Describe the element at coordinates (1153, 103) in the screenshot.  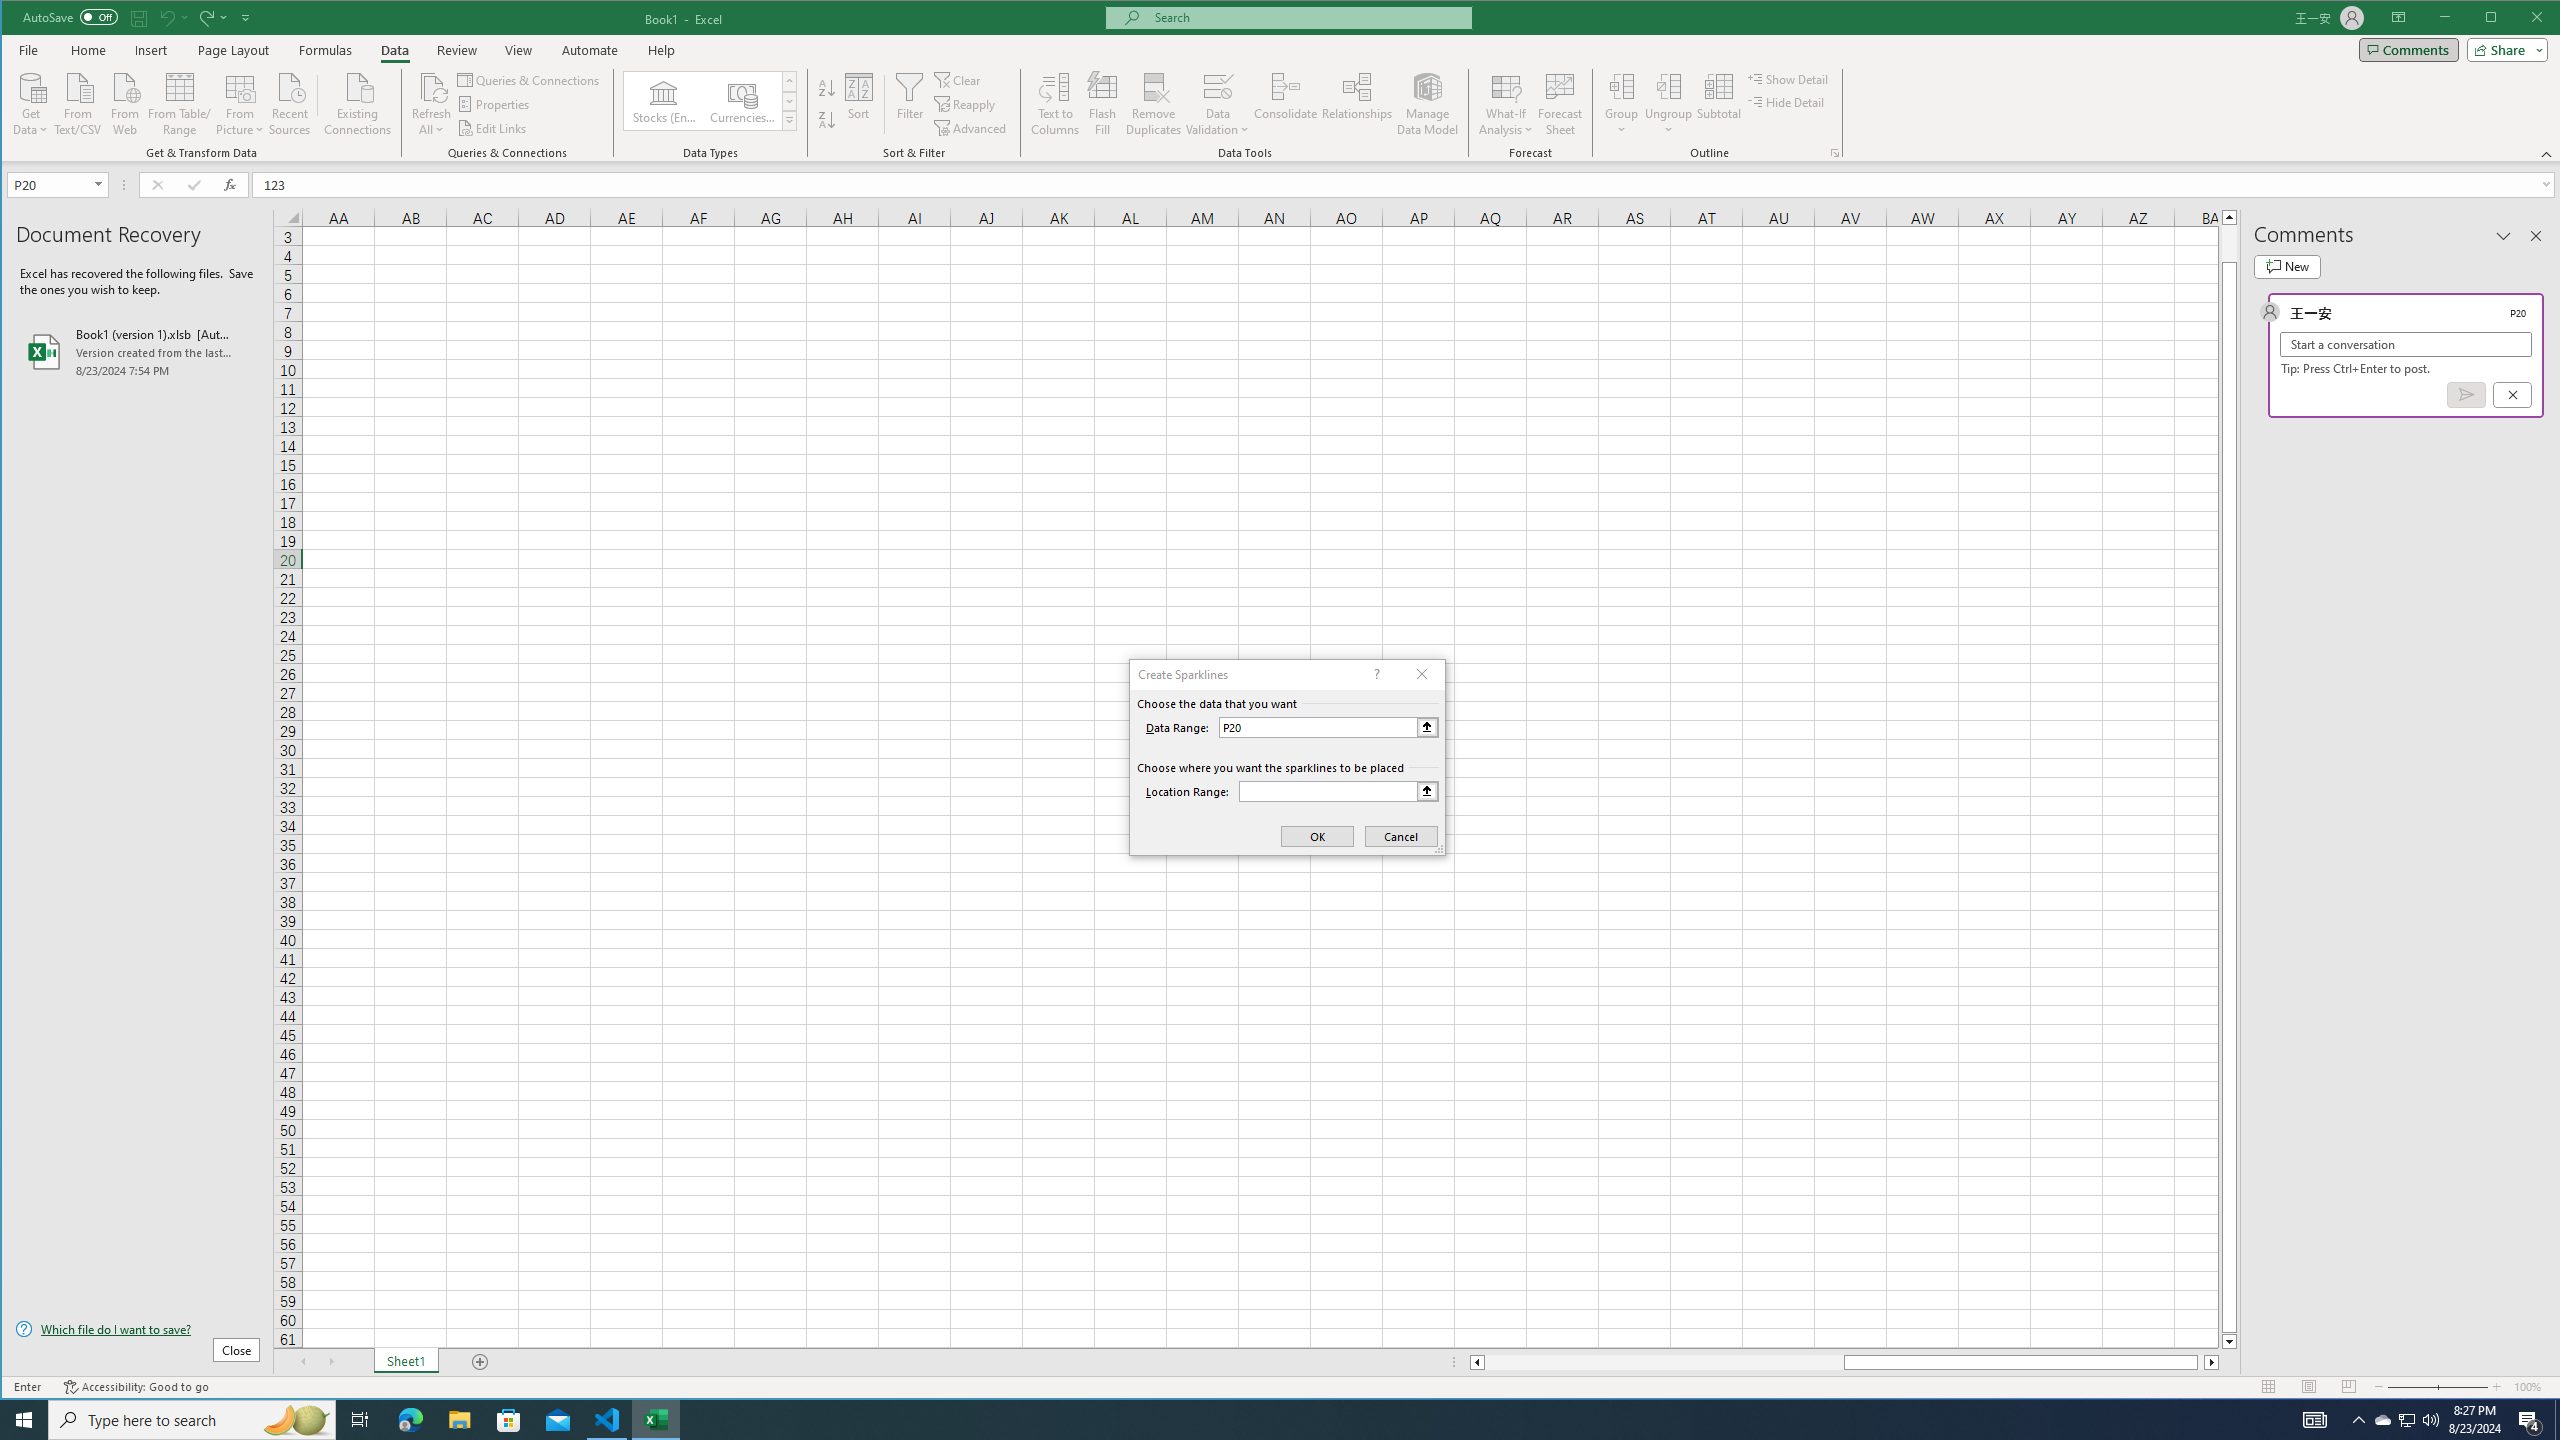
I see `'Remove Duplicates'` at that location.